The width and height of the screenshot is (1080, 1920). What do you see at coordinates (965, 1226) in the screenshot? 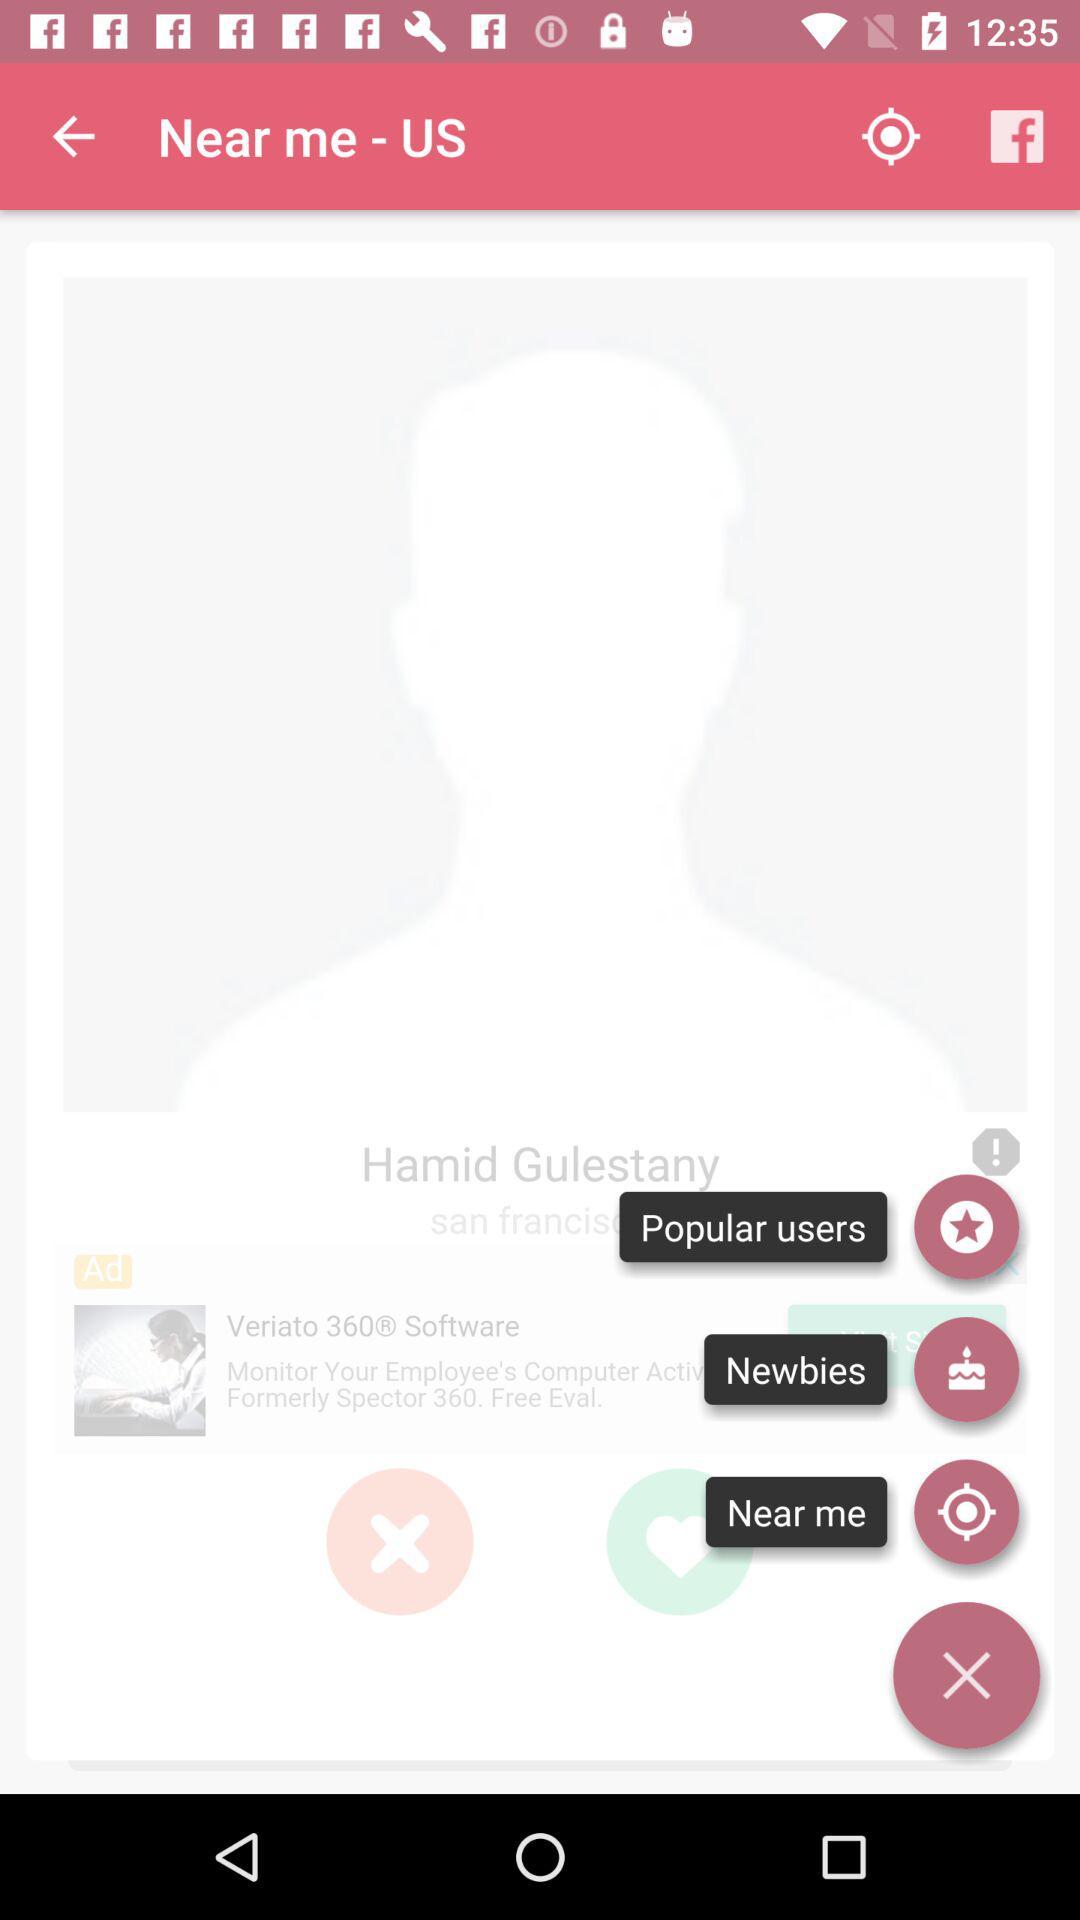
I see `the star icon` at bounding box center [965, 1226].